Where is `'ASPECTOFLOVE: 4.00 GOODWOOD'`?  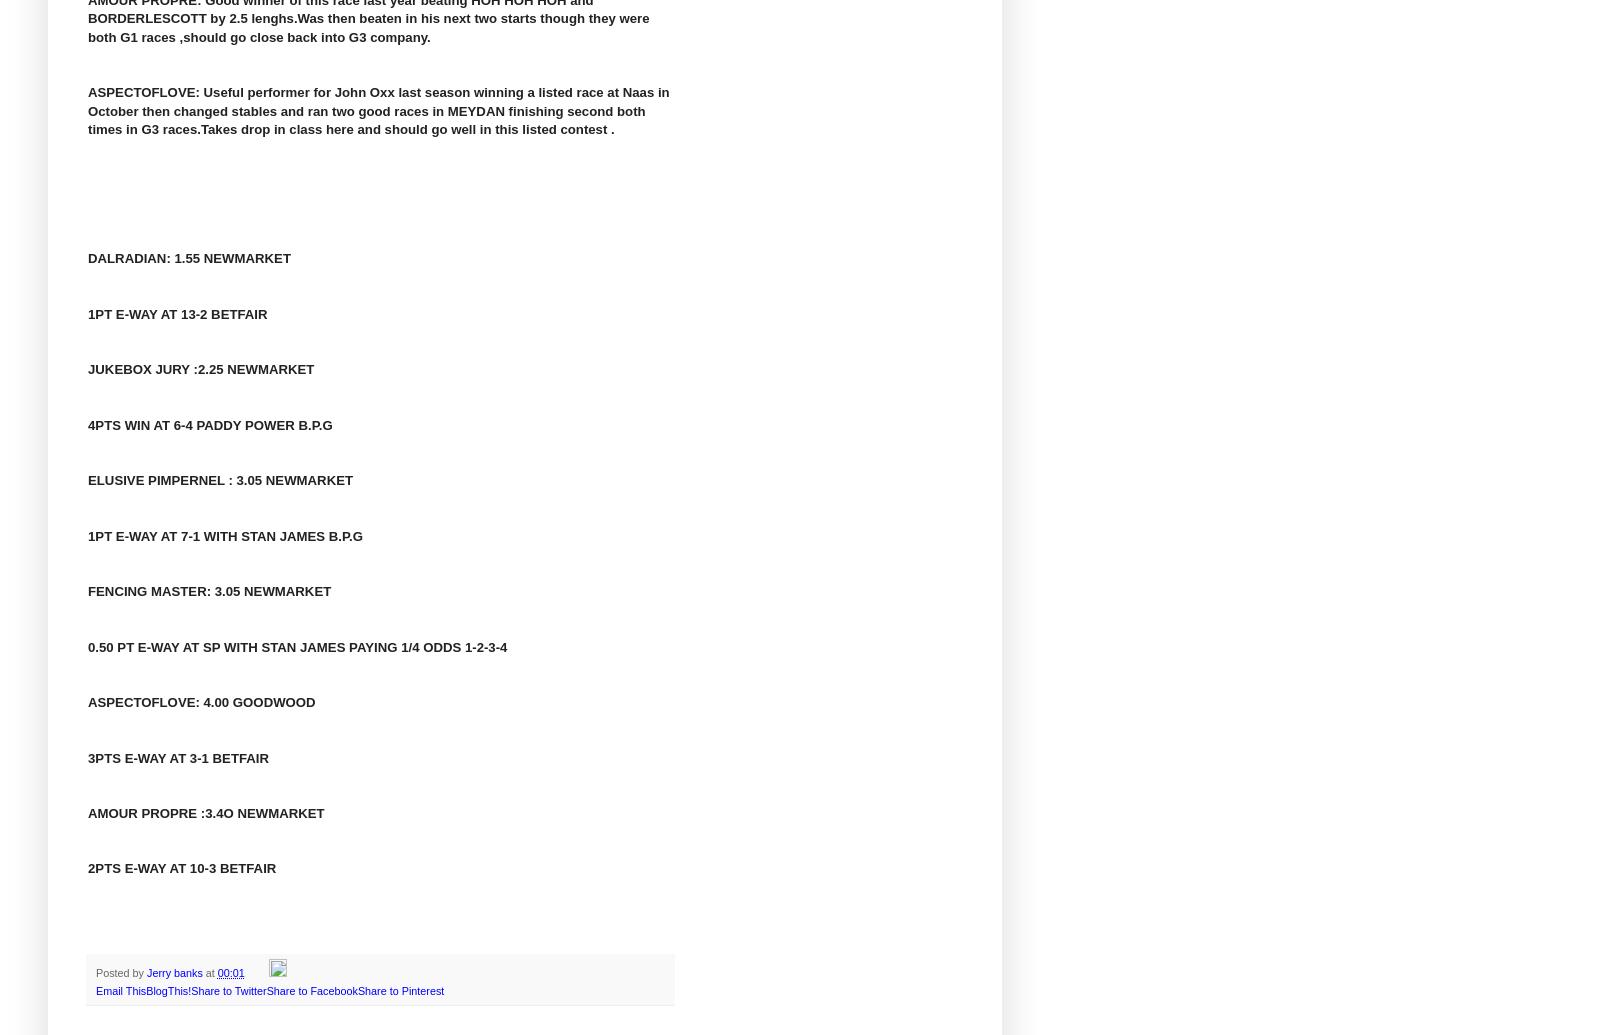
'ASPECTOFLOVE: 4.00 GOODWOOD' is located at coordinates (200, 701).